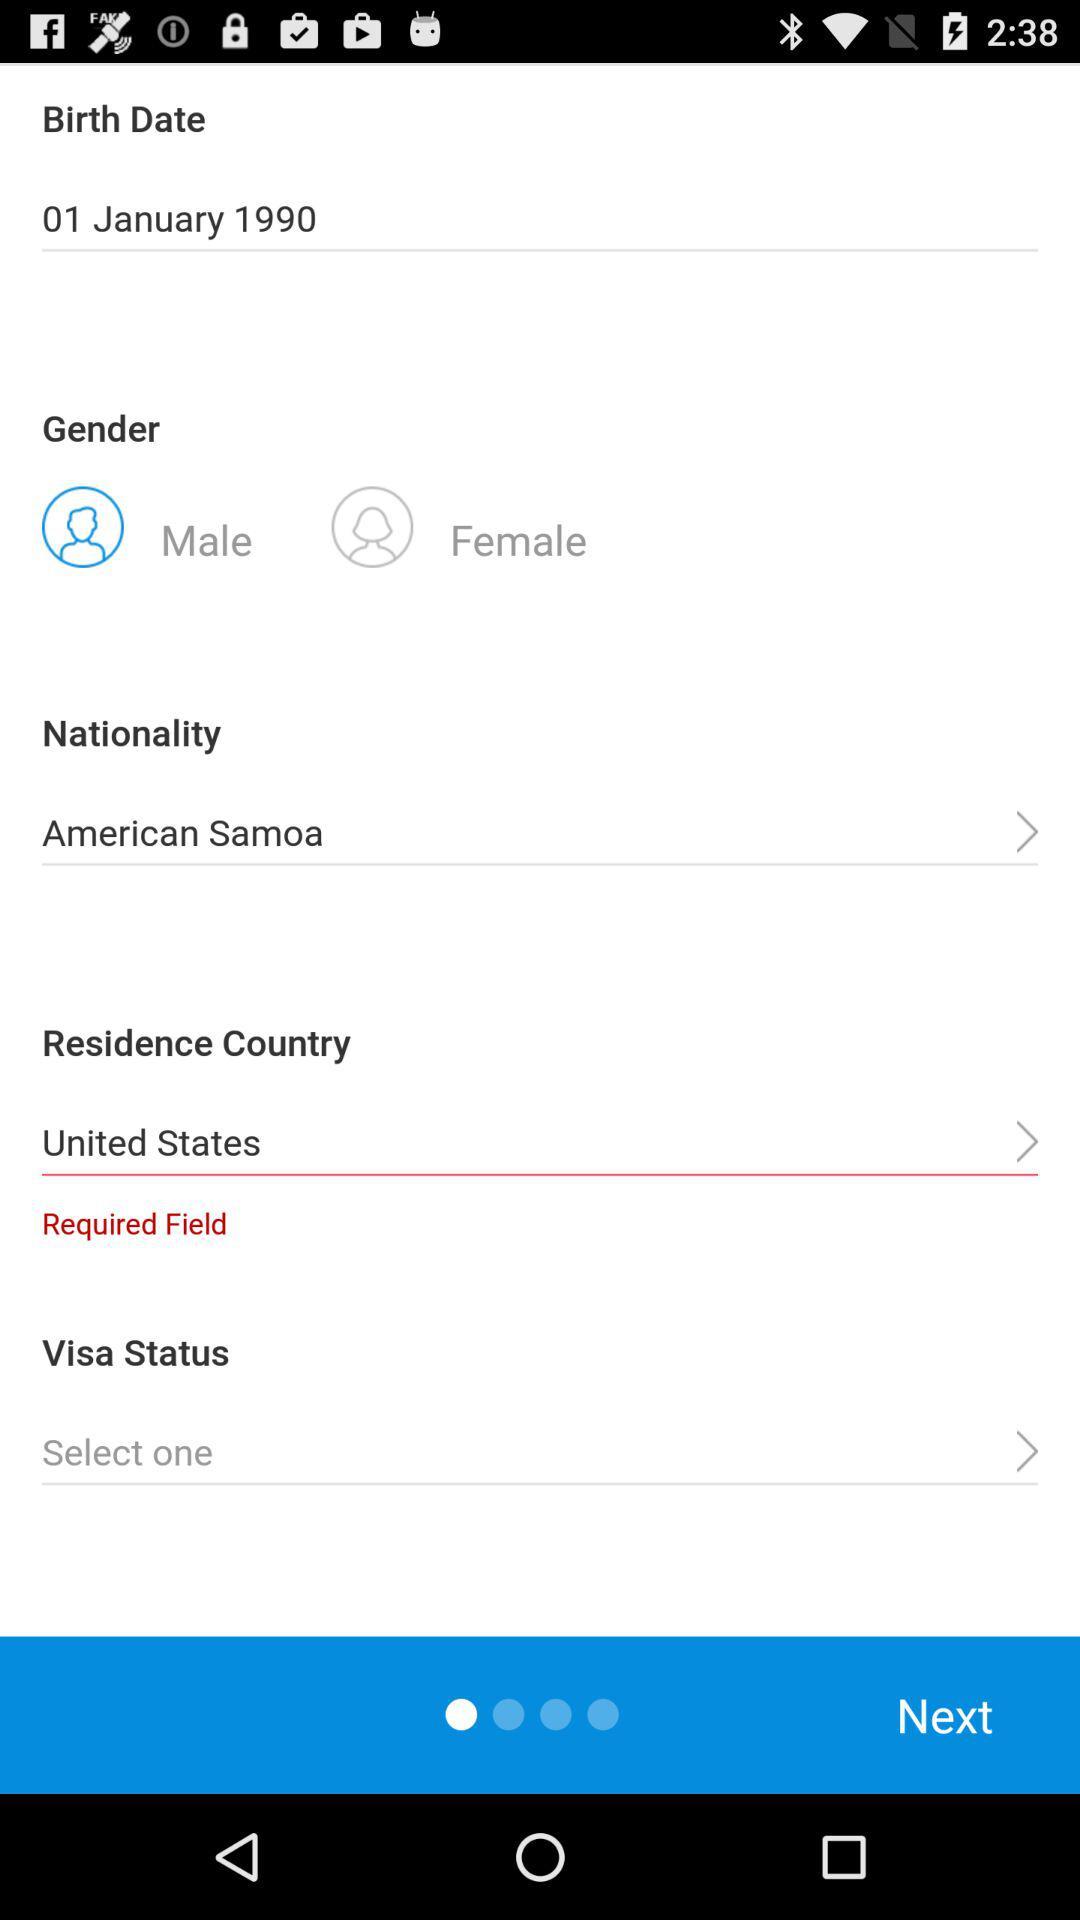 The height and width of the screenshot is (1920, 1080). I want to click on open pull down menu, so click(540, 1452).